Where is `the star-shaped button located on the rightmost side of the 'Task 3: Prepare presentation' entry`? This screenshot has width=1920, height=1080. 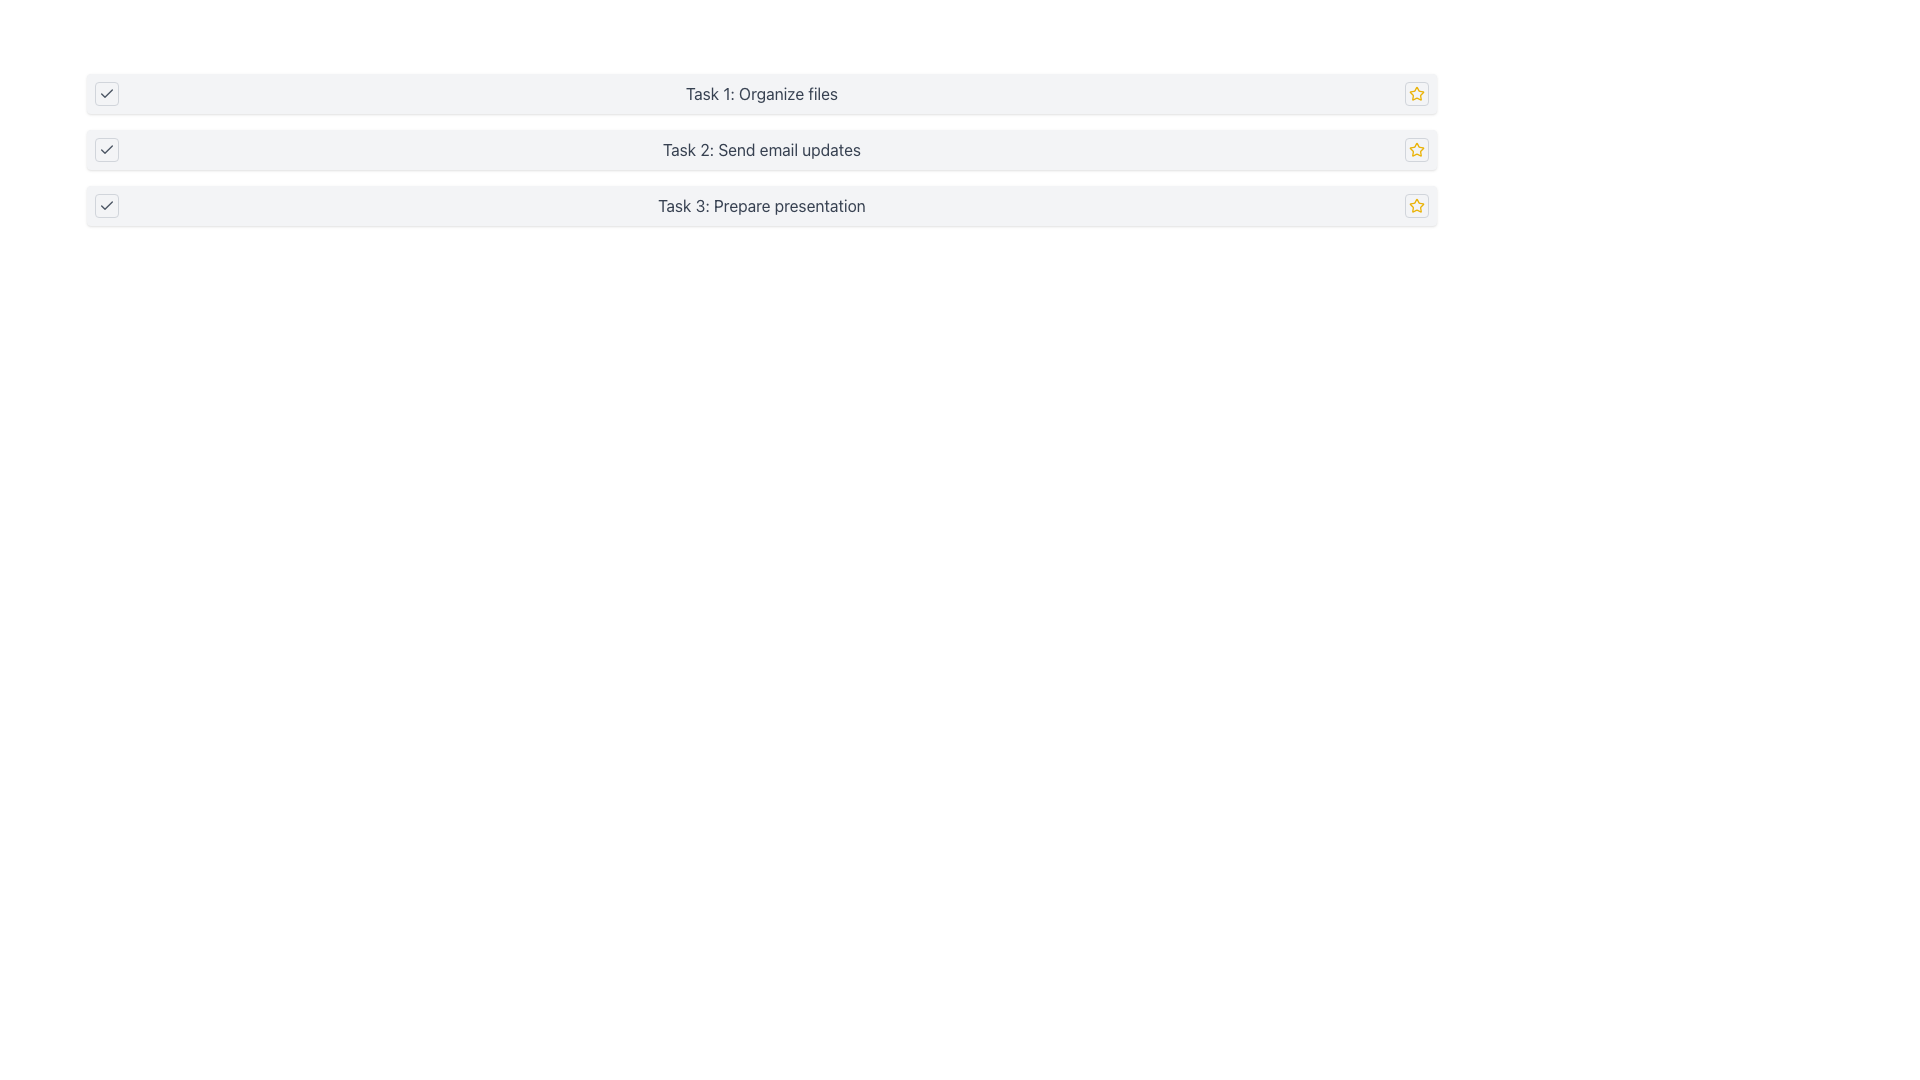 the star-shaped button located on the rightmost side of the 'Task 3: Prepare presentation' entry is located at coordinates (1415, 148).